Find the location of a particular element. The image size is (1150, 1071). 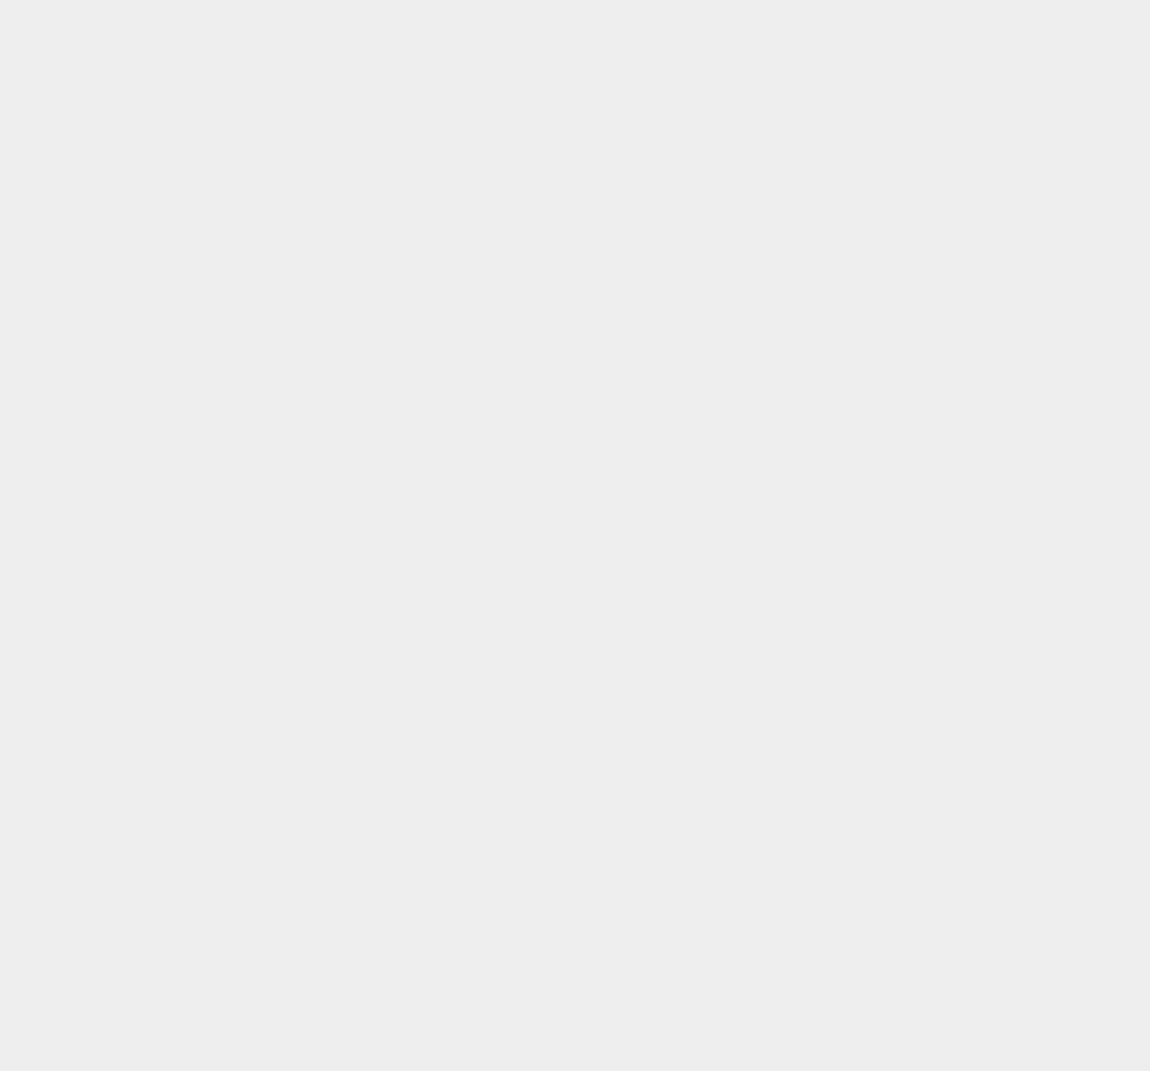

'Business' is located at coordinates (839, 456).